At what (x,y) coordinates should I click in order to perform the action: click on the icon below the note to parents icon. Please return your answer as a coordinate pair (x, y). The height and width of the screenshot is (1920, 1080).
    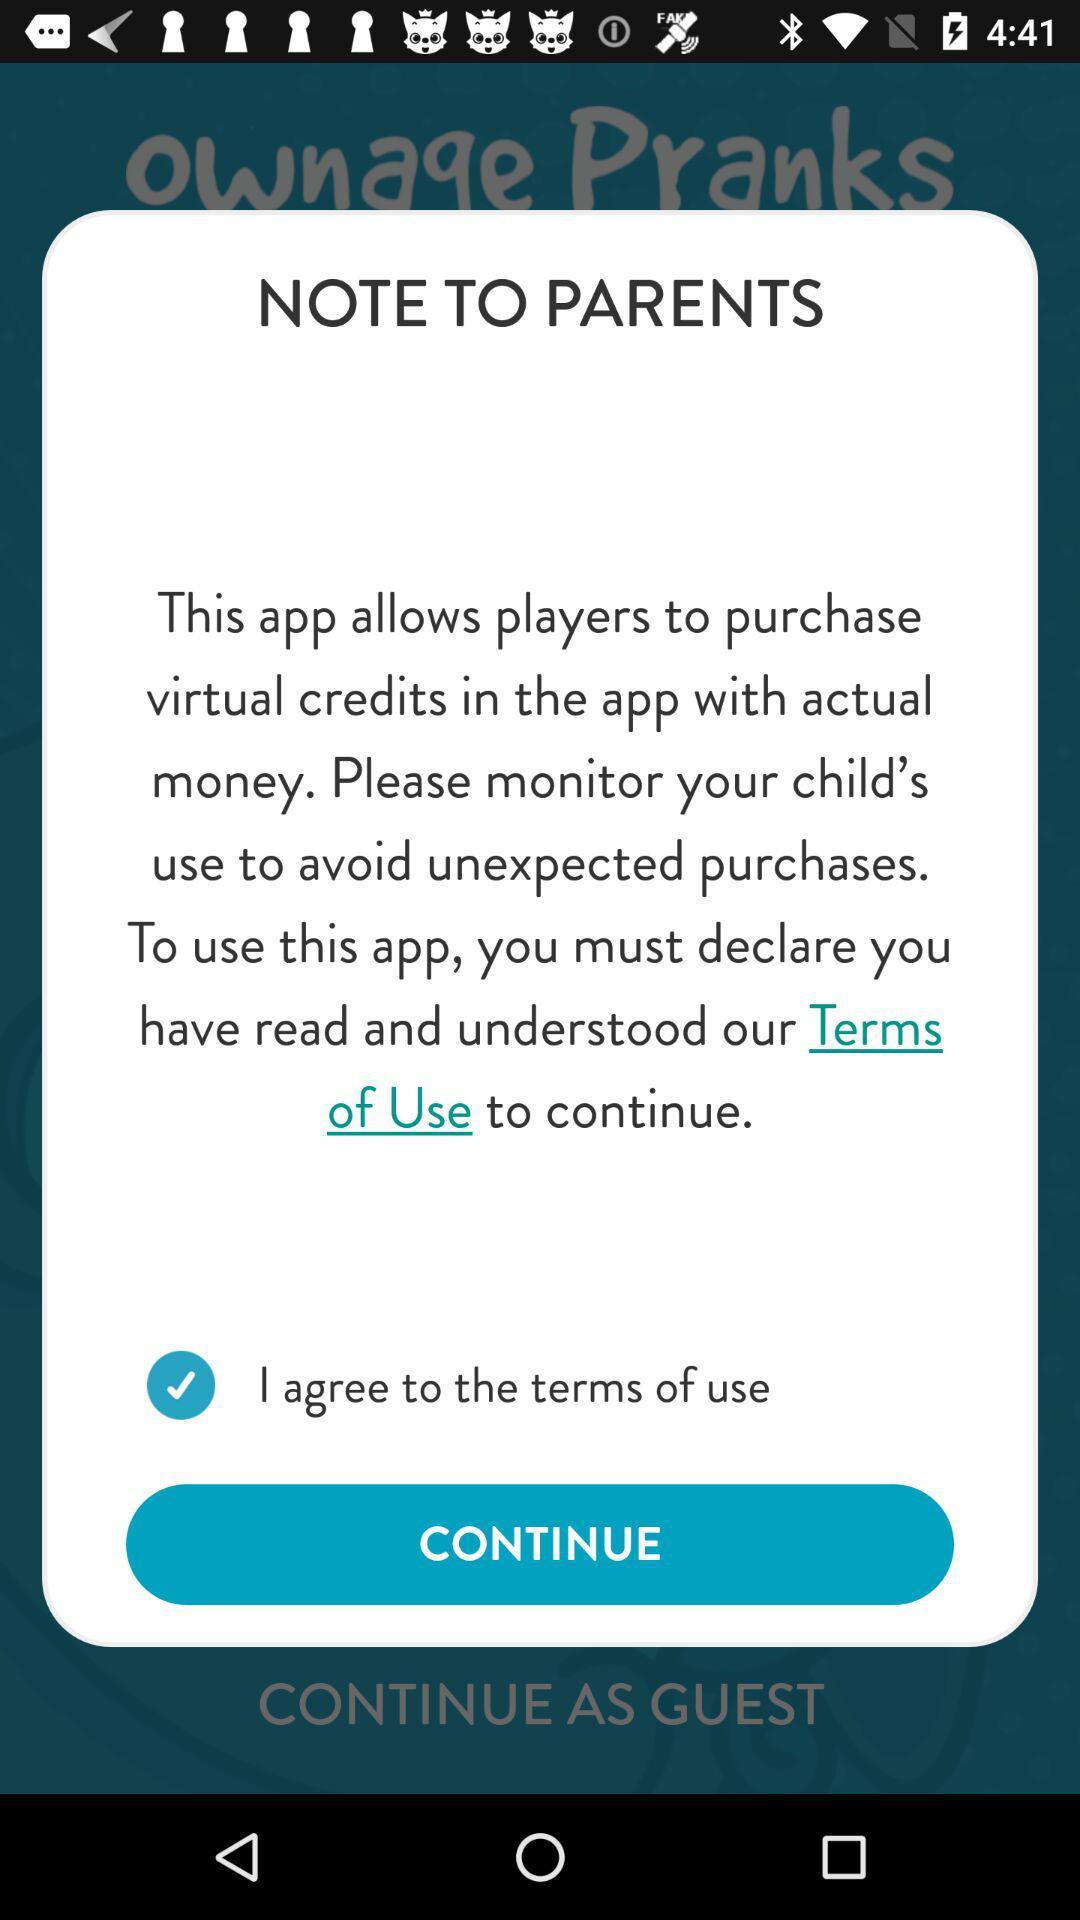
    Looking at the image, I should click on (540, 860).